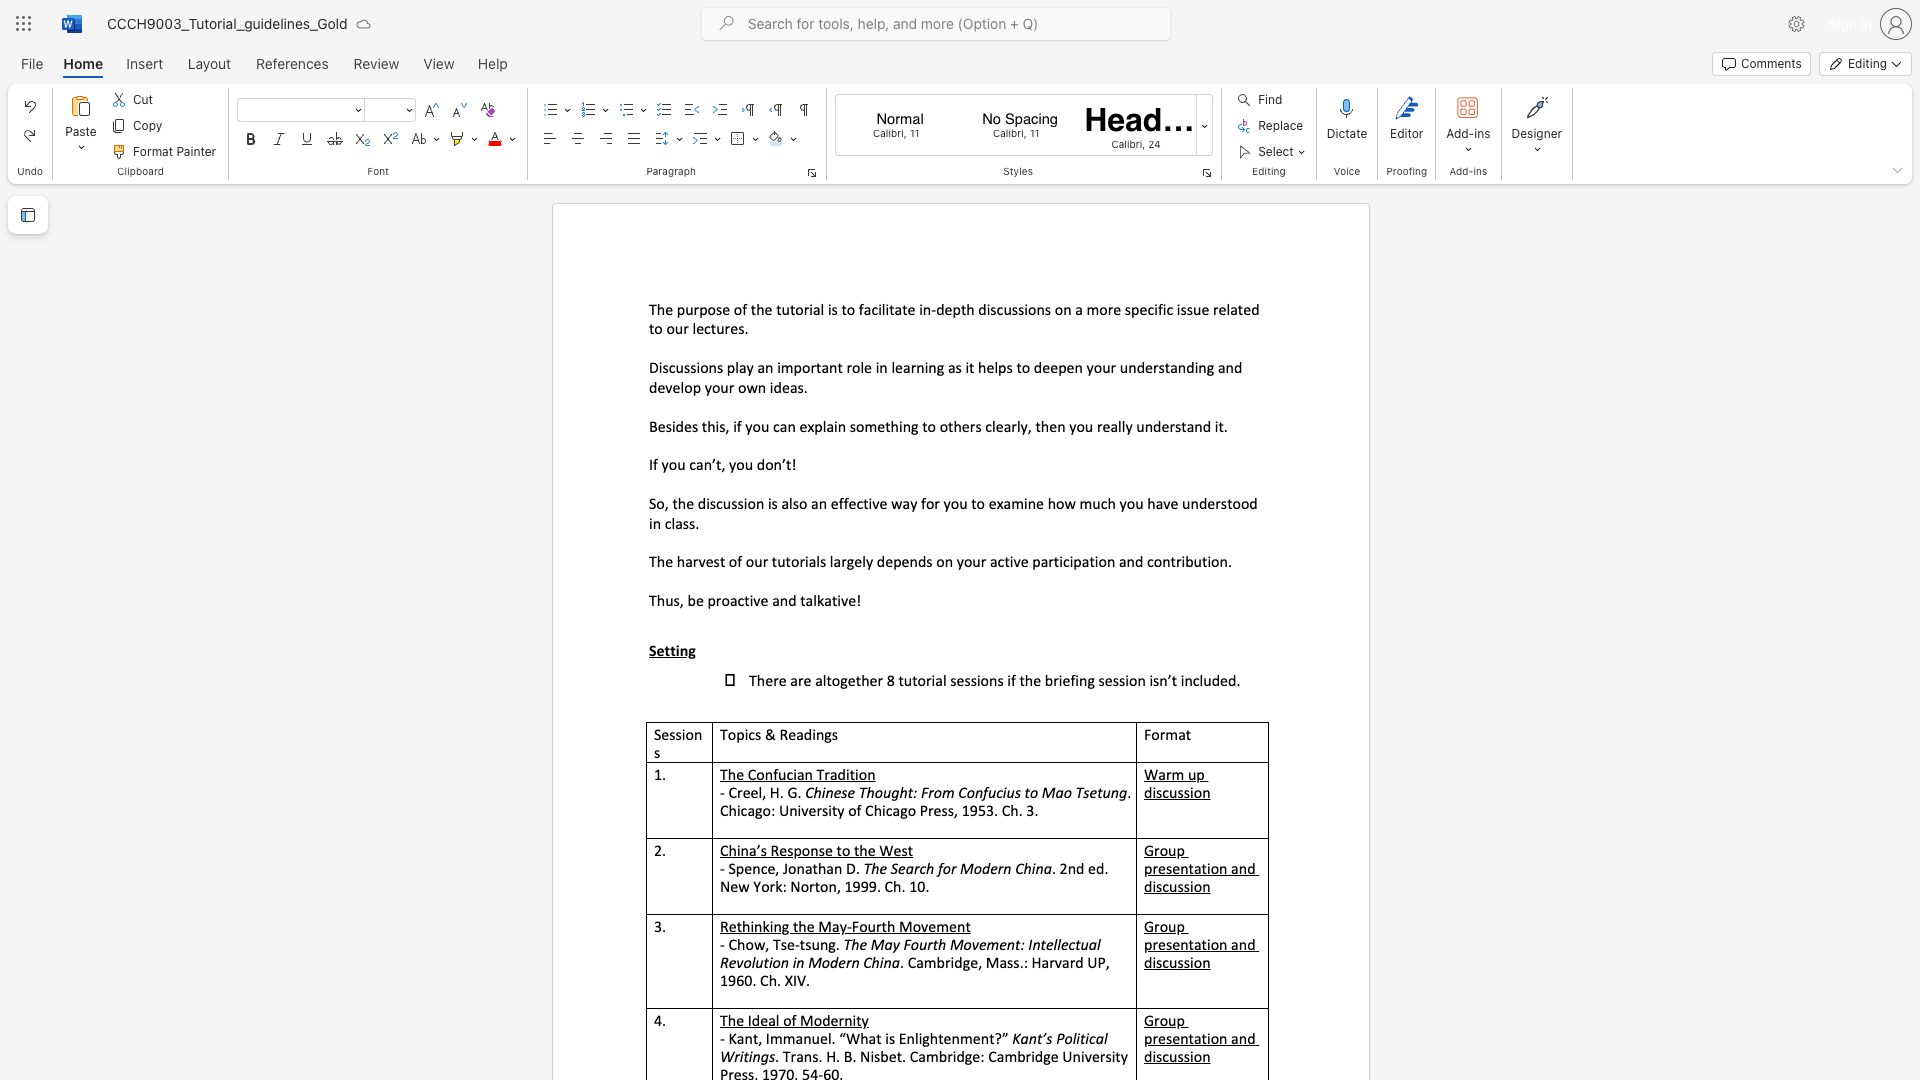  Describe the element at coordinates (1035, 425) in the screenshot. I see `the subset text "then you really unders" within the text "Besides this, if you can explain something to others clearly, then you really understand it."` at that location.